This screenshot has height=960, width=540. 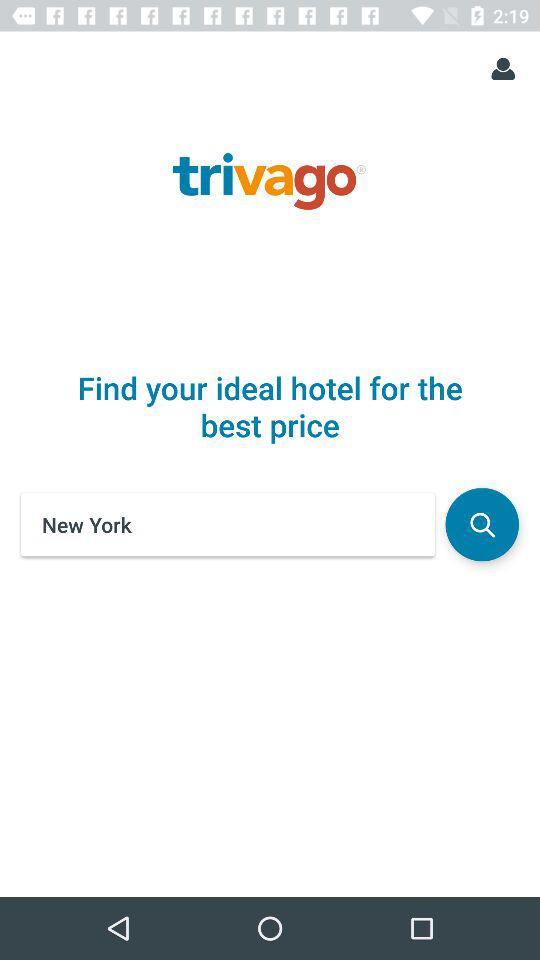 What do you see at coordinates (481, 523) in the screenshot?
I see `the item on the right` at bounding box center [481, 523].